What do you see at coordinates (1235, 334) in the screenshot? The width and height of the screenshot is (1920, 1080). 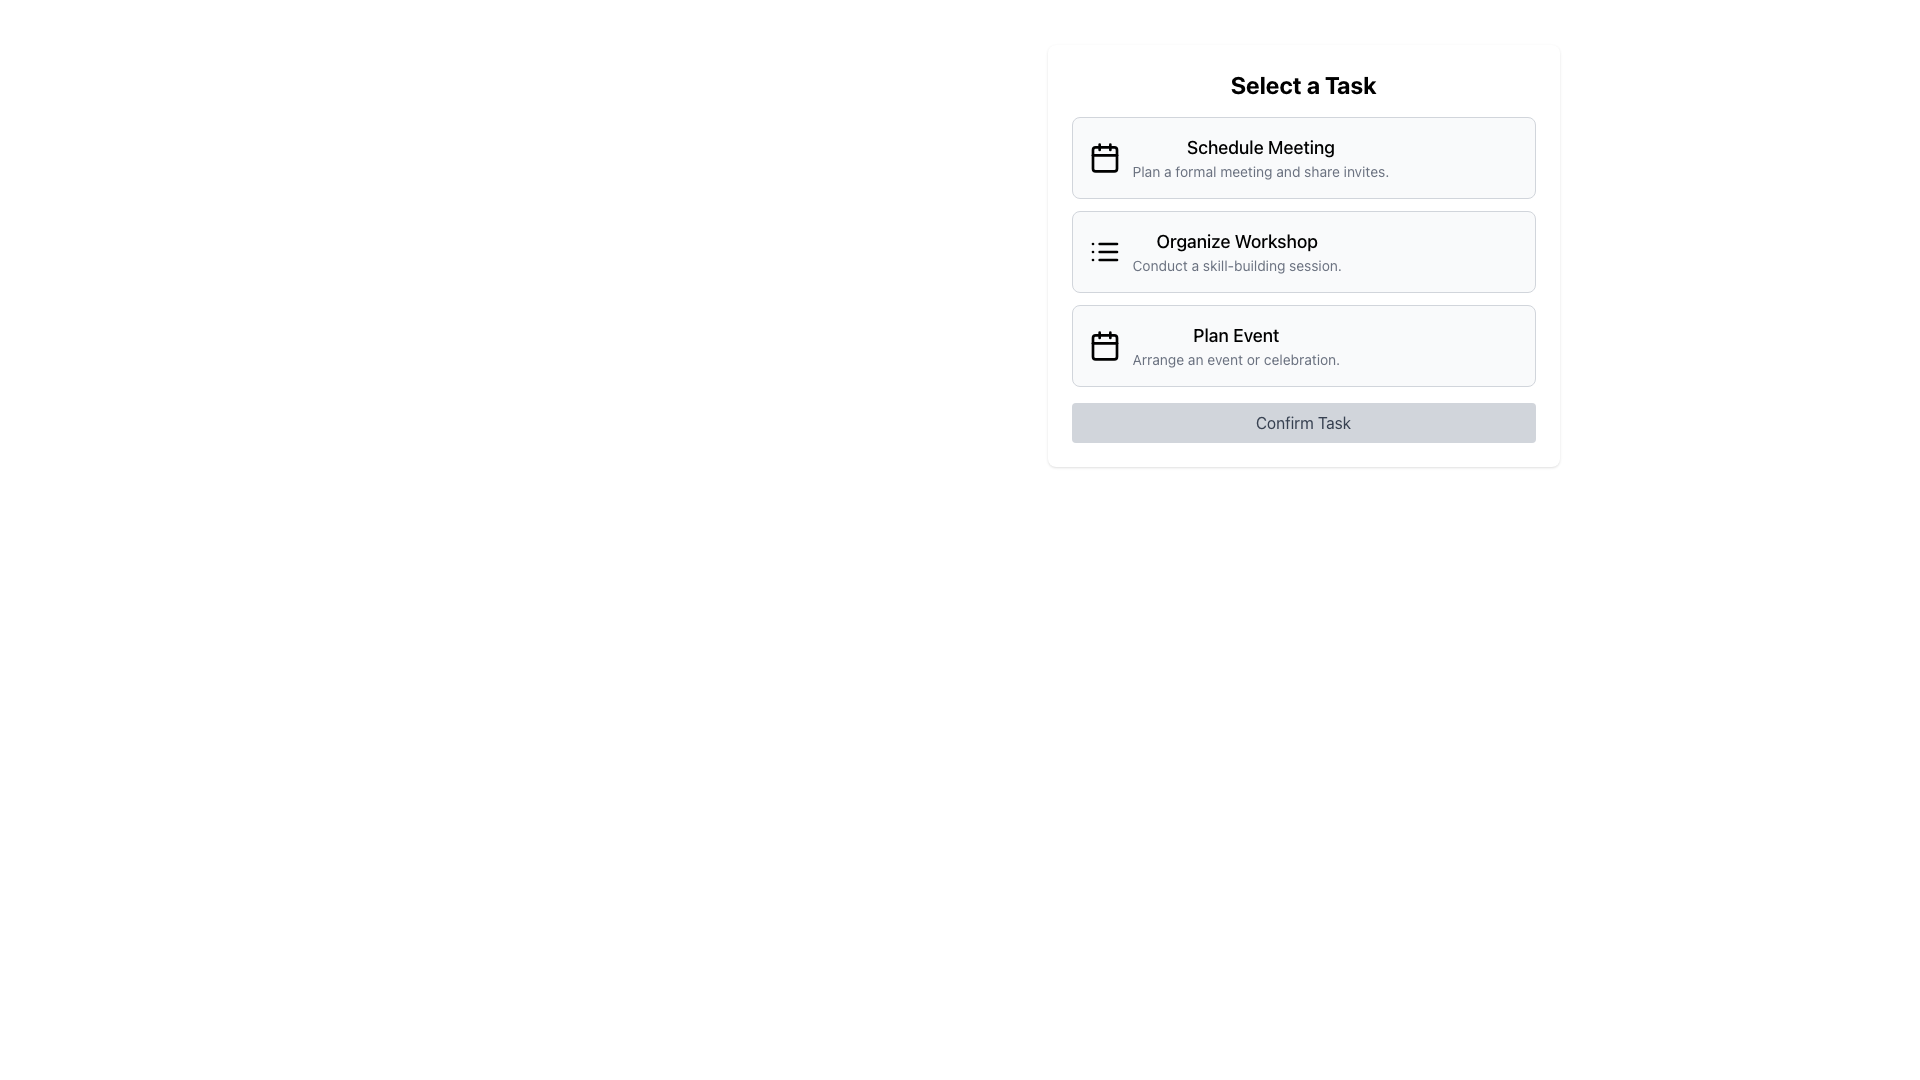 I see `the text label that serves as the title for the task selection option related to planning an event, located horizontally centered in the third task selection box under 'Select a Task'` at bounding box center [1235, 334].